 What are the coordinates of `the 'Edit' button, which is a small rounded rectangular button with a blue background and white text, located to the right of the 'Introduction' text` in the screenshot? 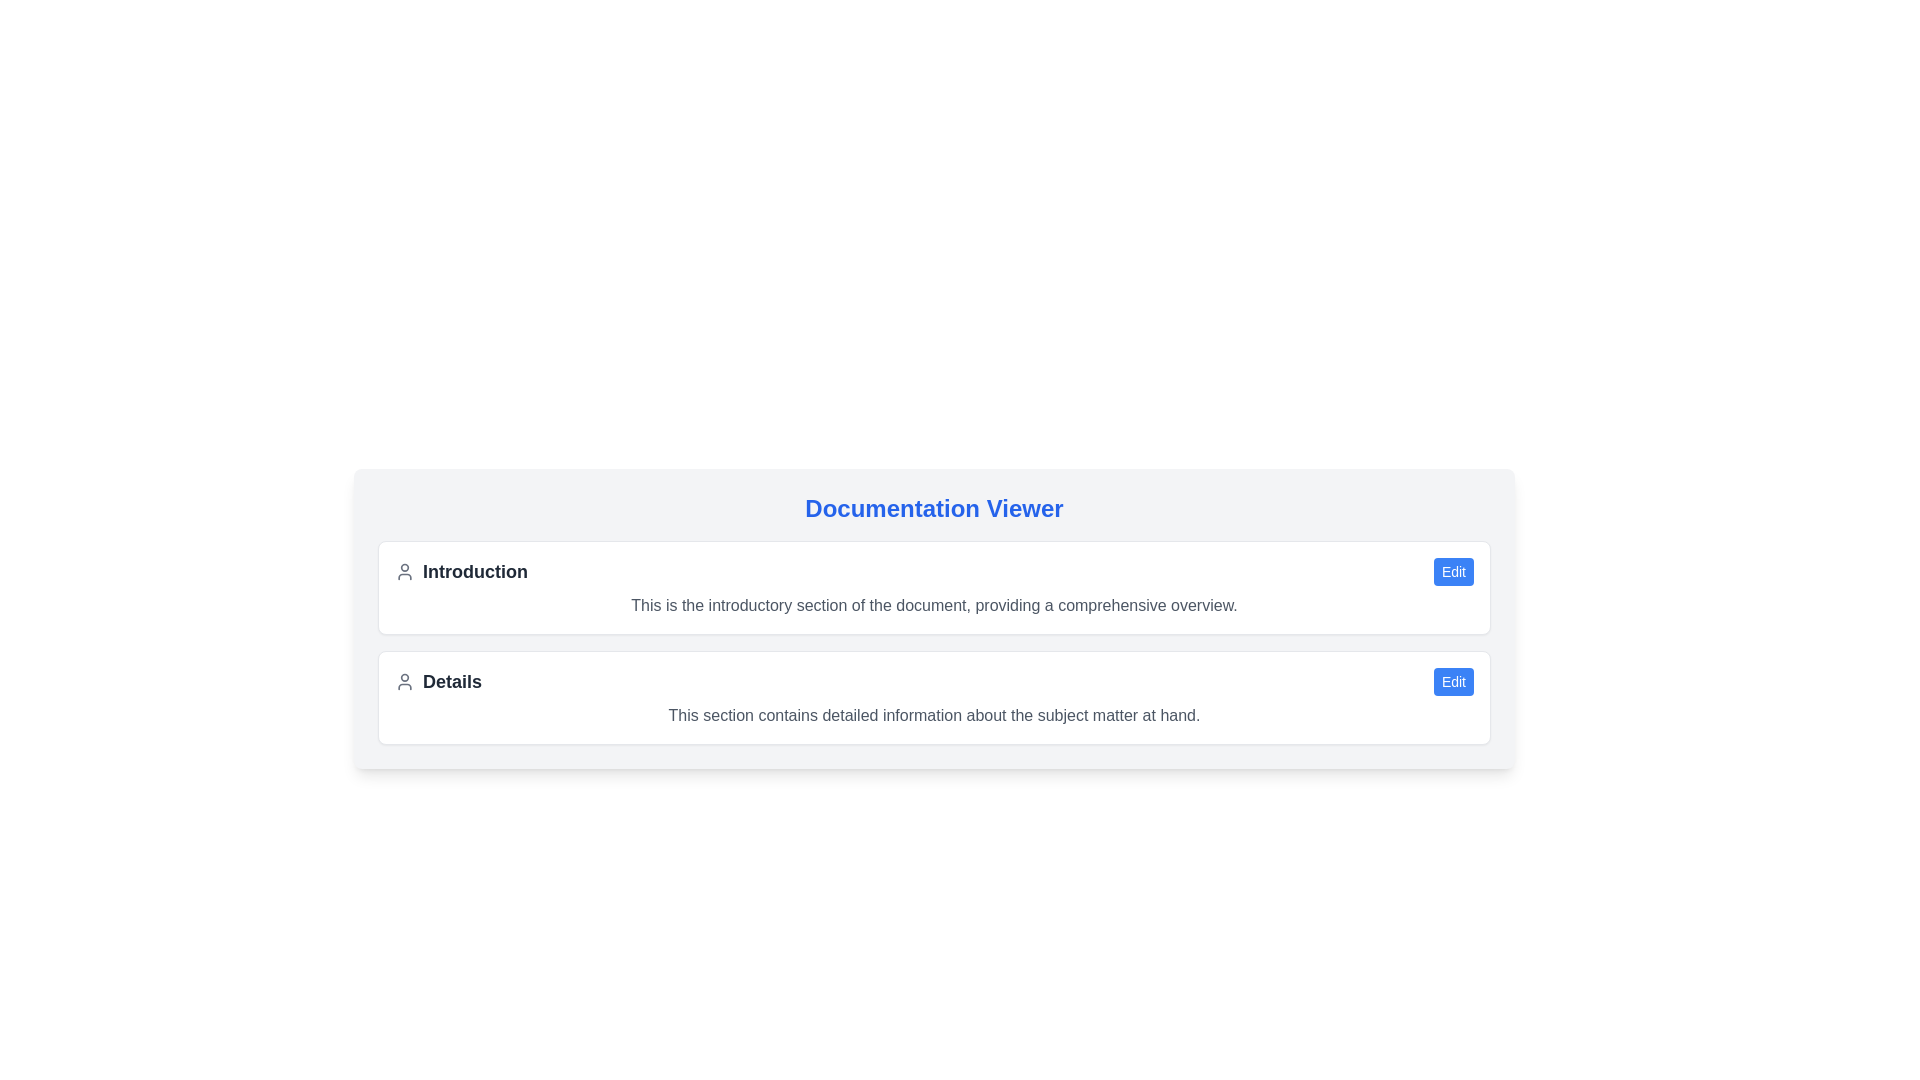 It's located at (1454, 571).